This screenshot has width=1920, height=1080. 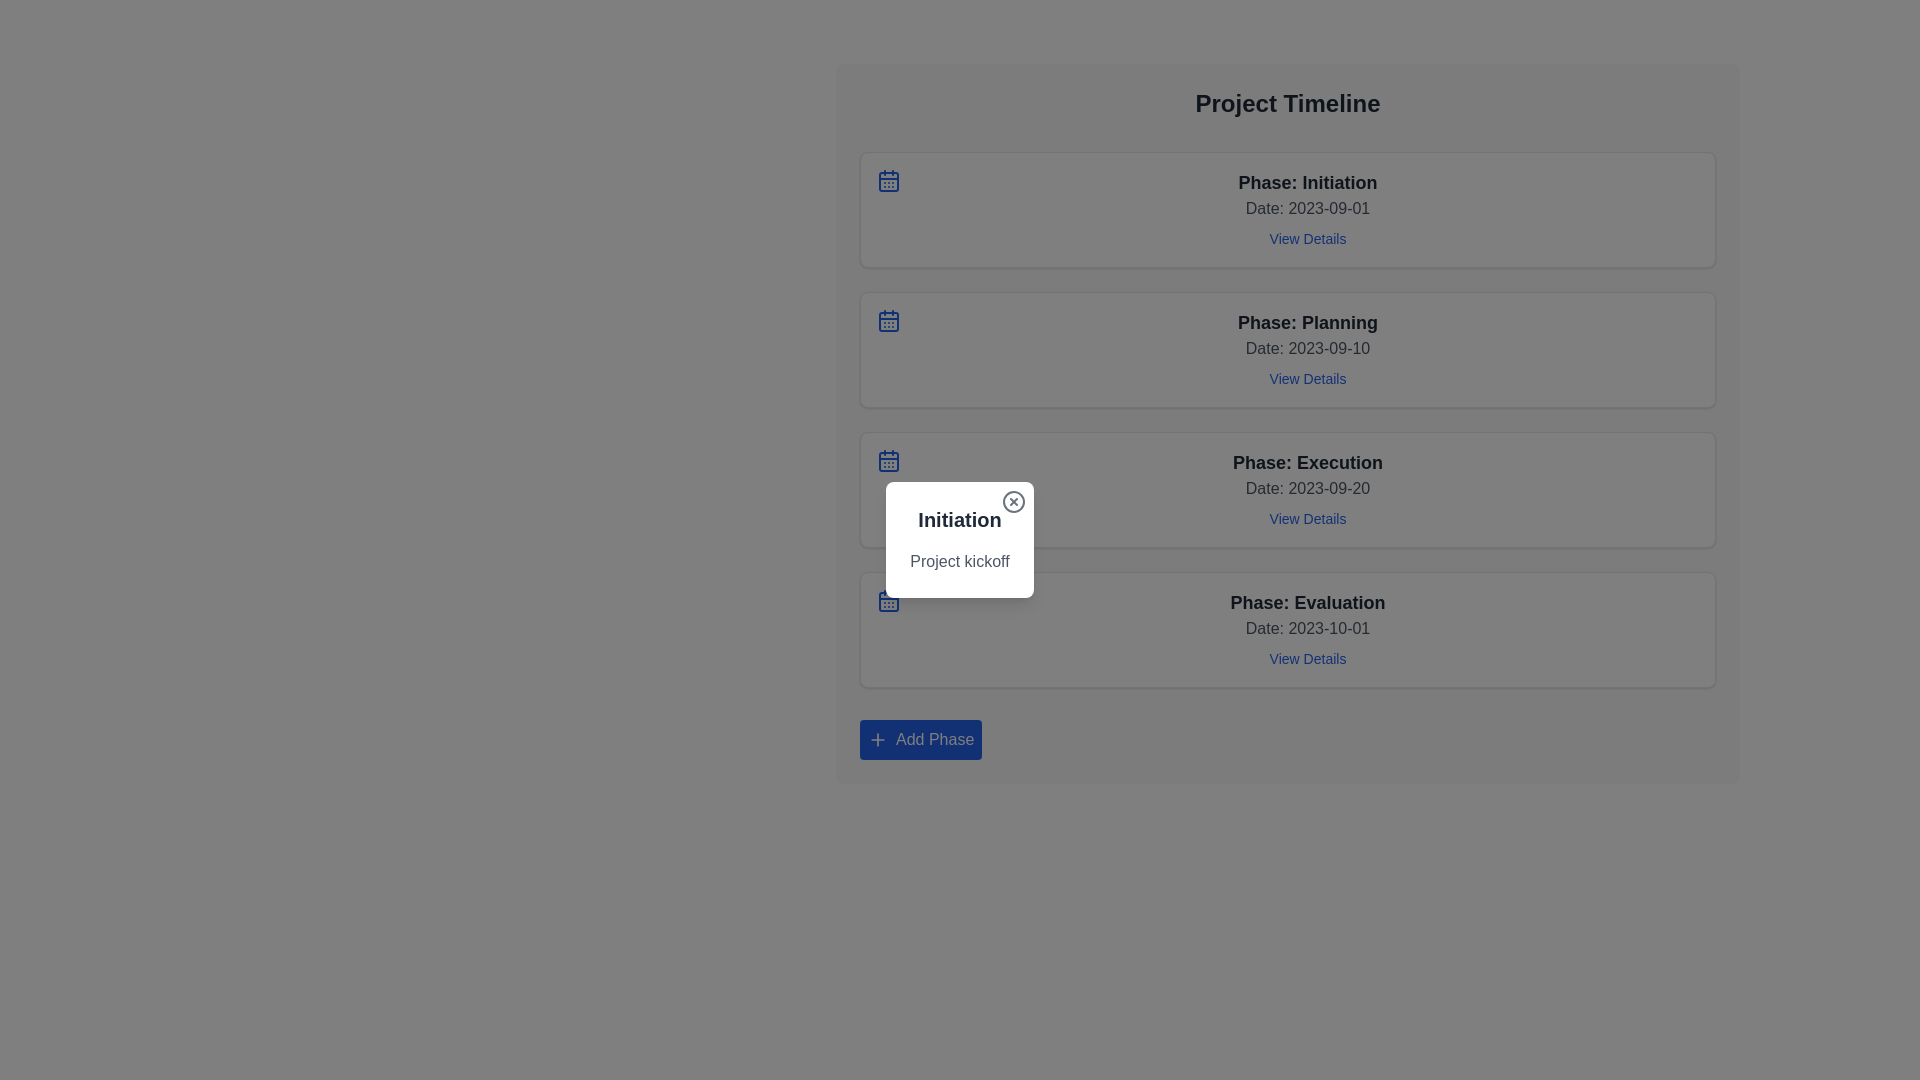 I want to click on the static metadata text label that indicates the date related to the execution phase of a project, positioned beneath the 'Phase: Execution' label and above the 'View Details' link, so click(x=1308, y=489).